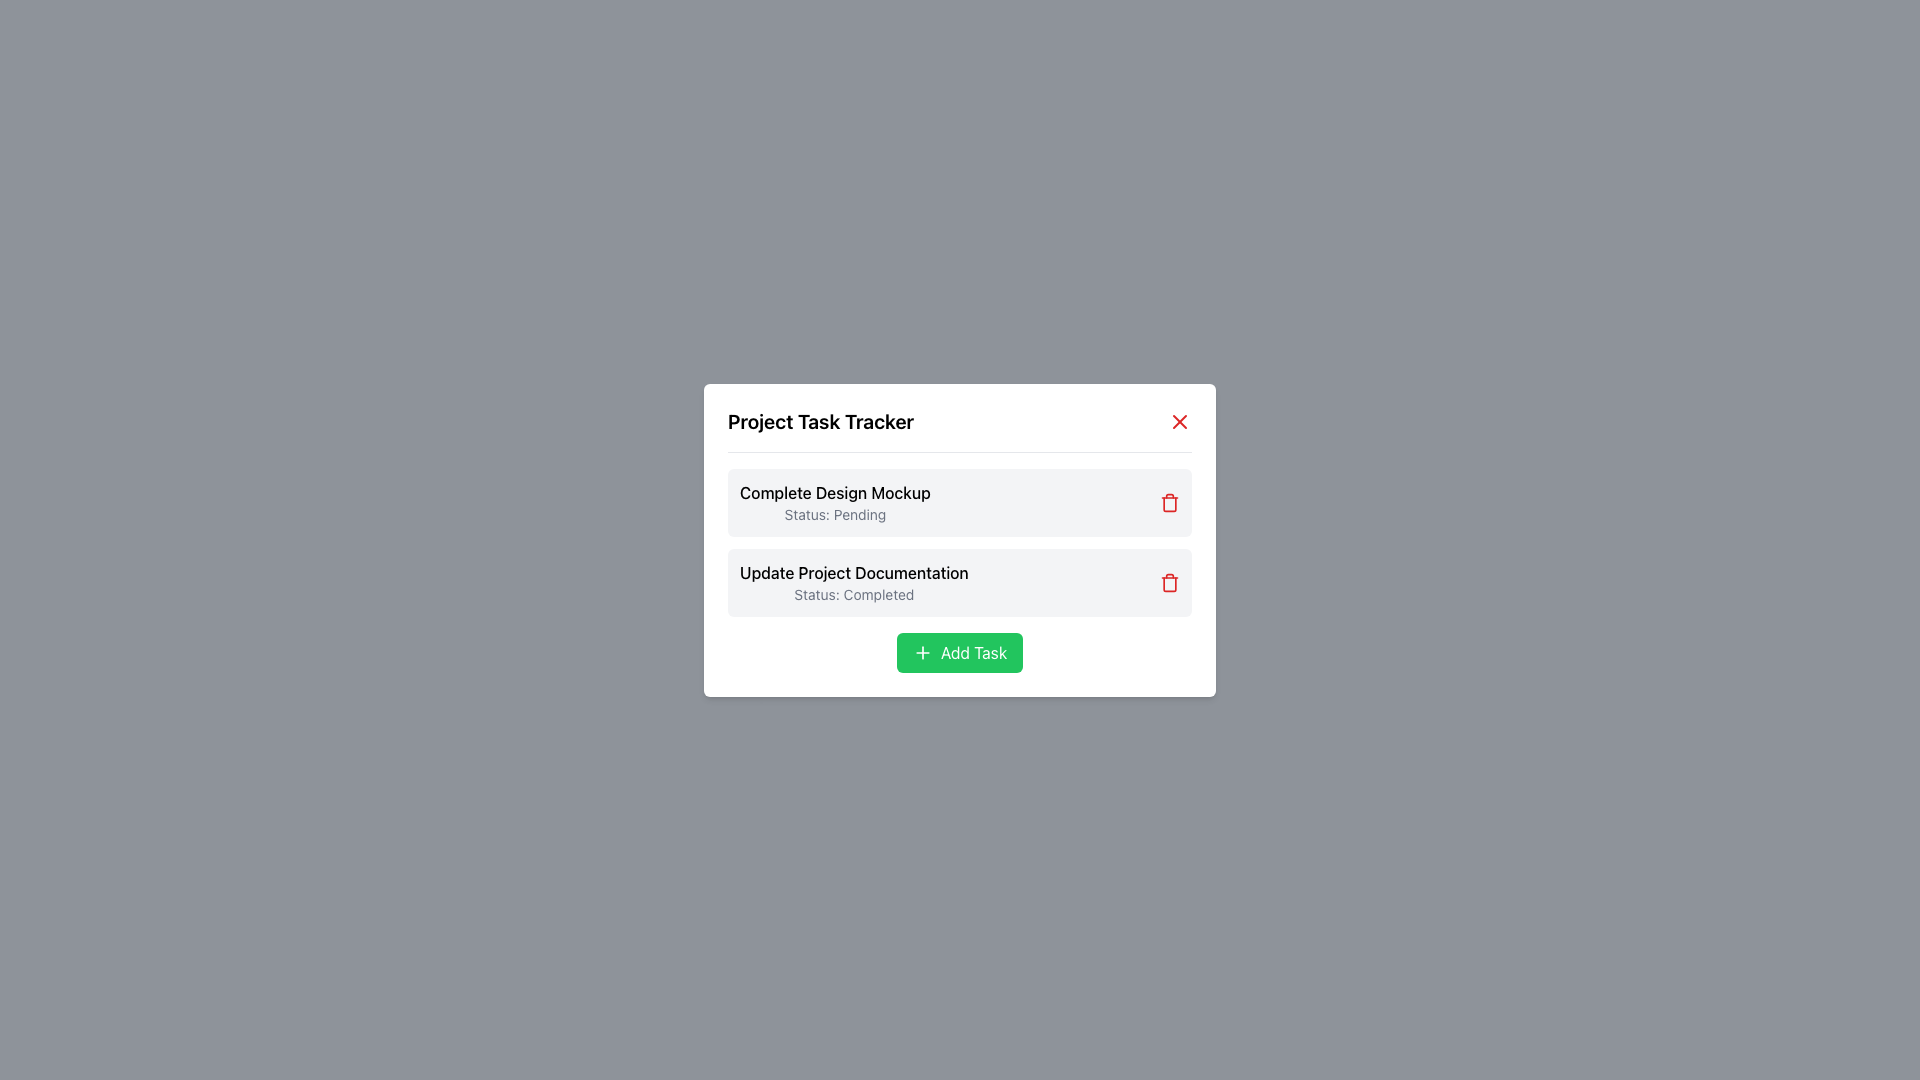 This screenshot has width=1920, height=1080. Describe the element at coordinates (1170, 501) in the screenshot. I see `the trash bin icon button located at the top-right corner of the 'Complete Design Mockup' task card` at that location.